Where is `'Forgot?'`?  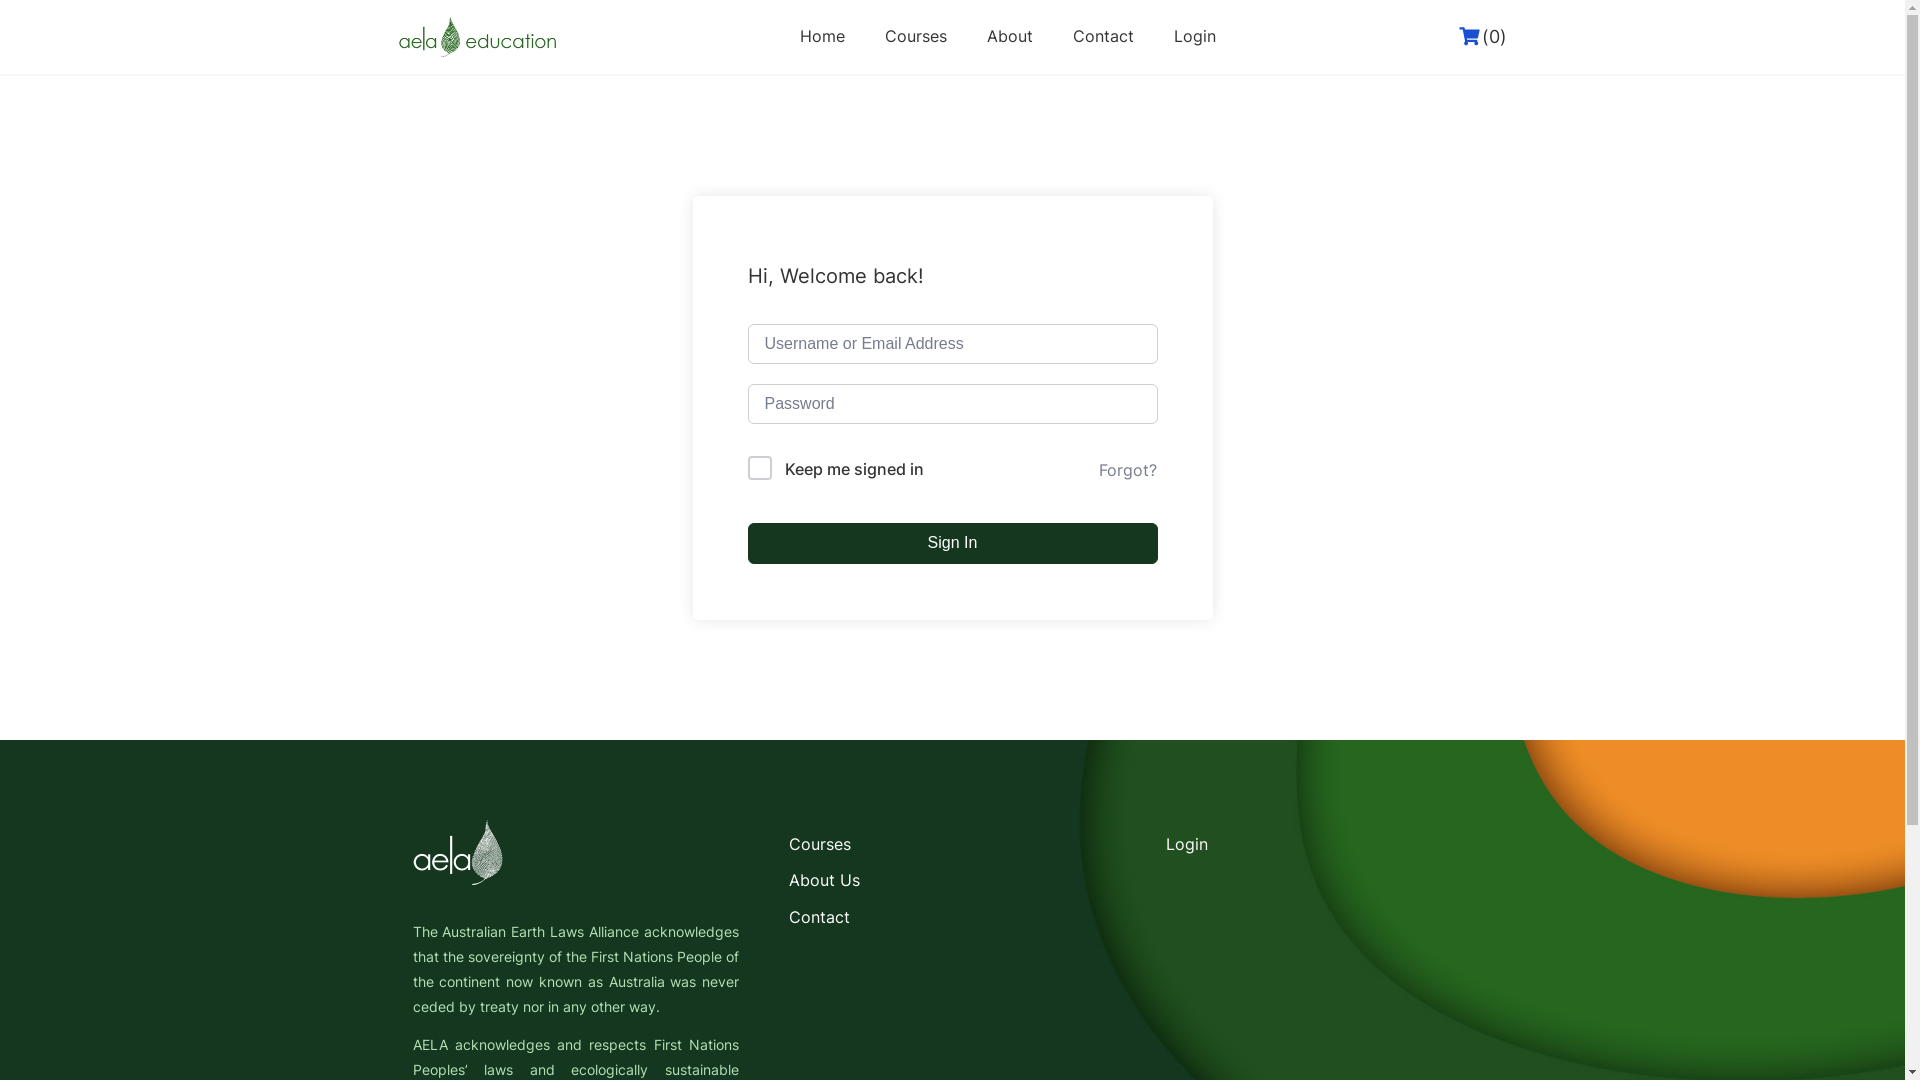
'Forgot?' is located at coordinates (1097, 470).